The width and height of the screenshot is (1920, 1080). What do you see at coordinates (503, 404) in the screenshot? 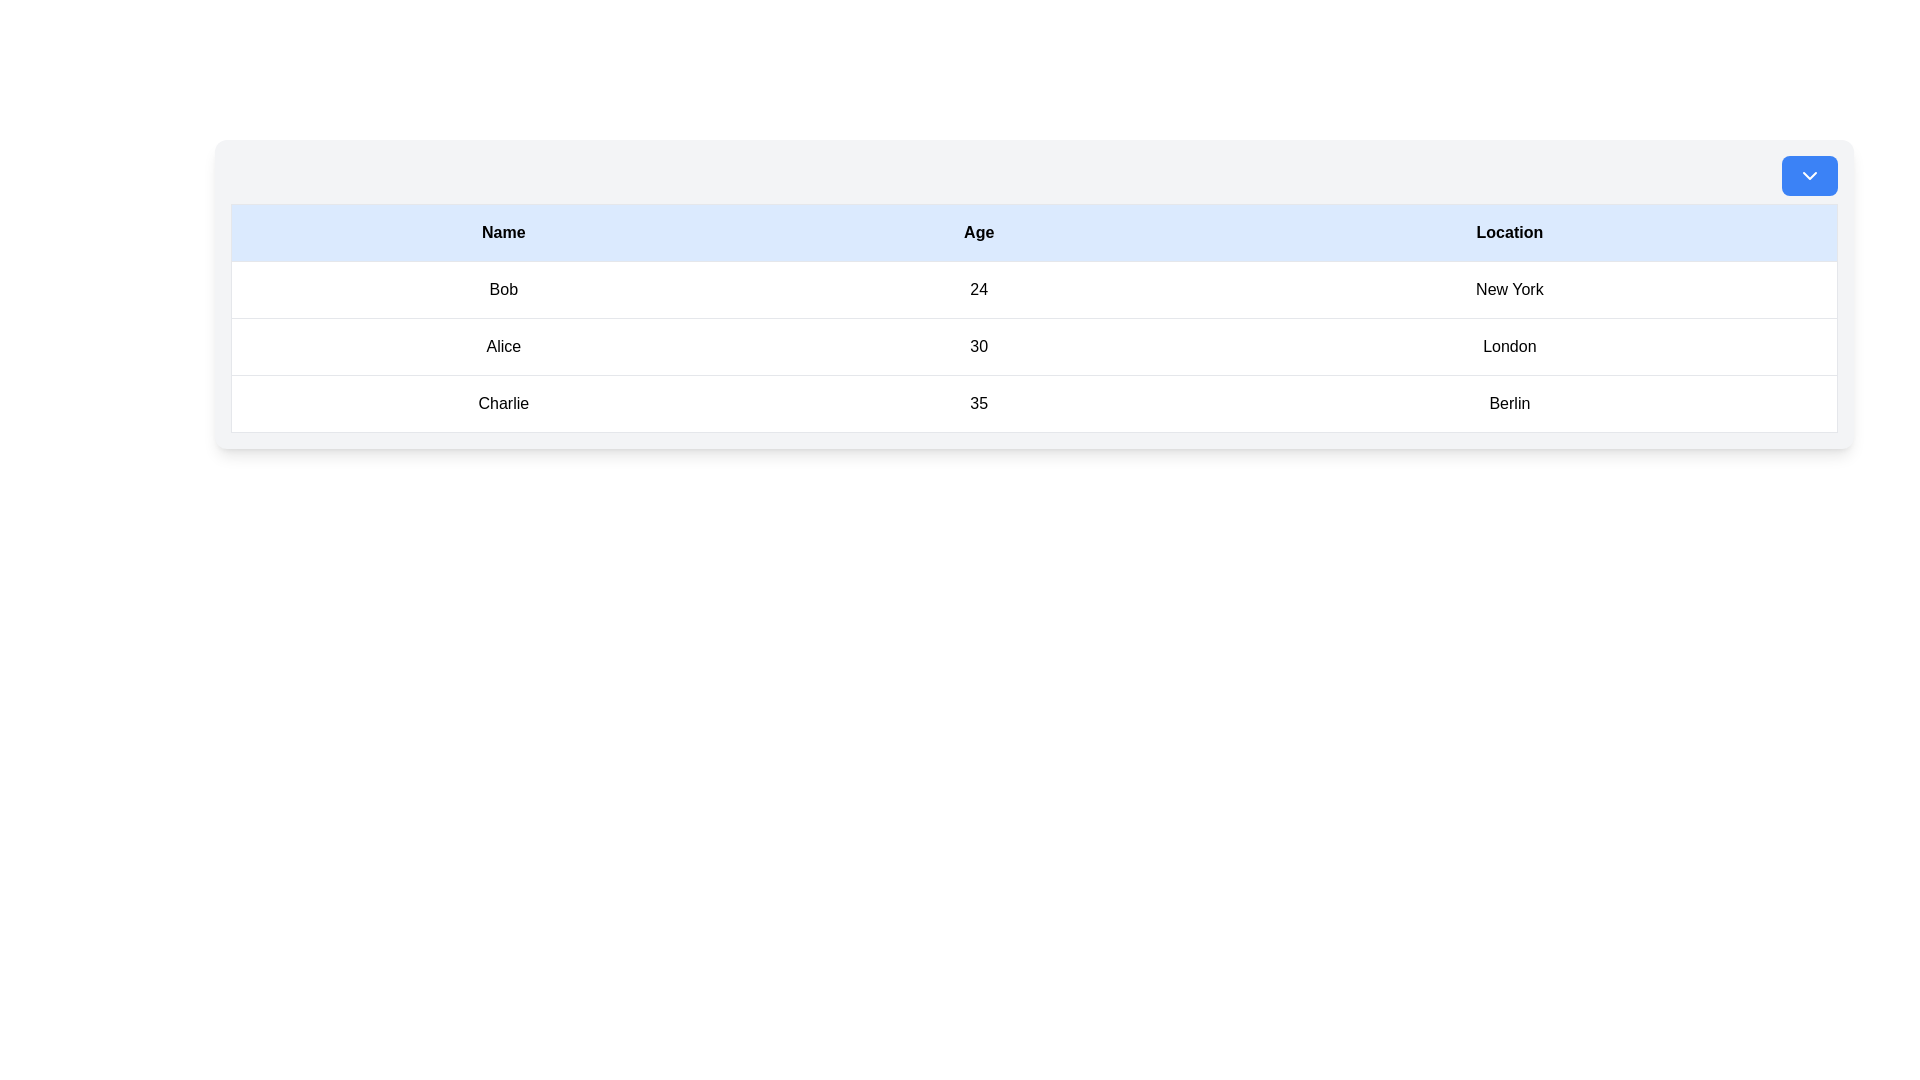
I see `text content of the Text label displaying the name 'Charlie' in the first column of the last visible row in the table` at bounding box center [503, 404].